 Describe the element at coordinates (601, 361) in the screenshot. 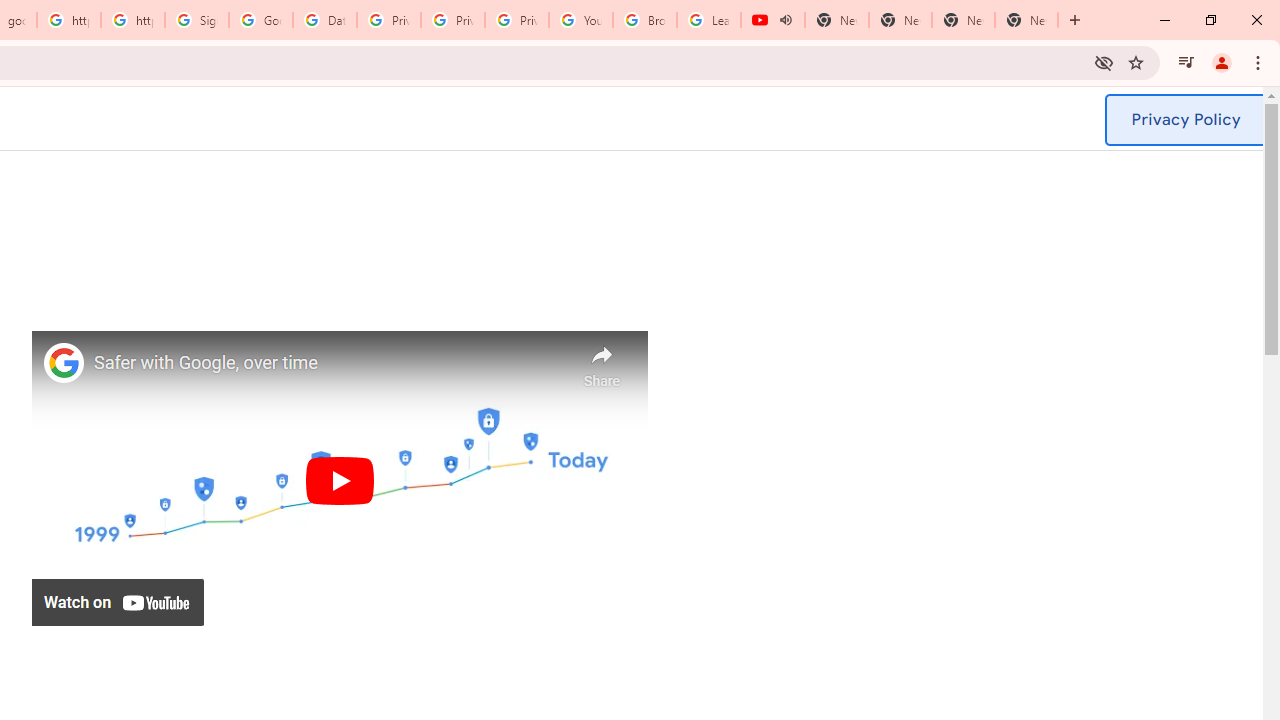

I see `'Share'` at that location.